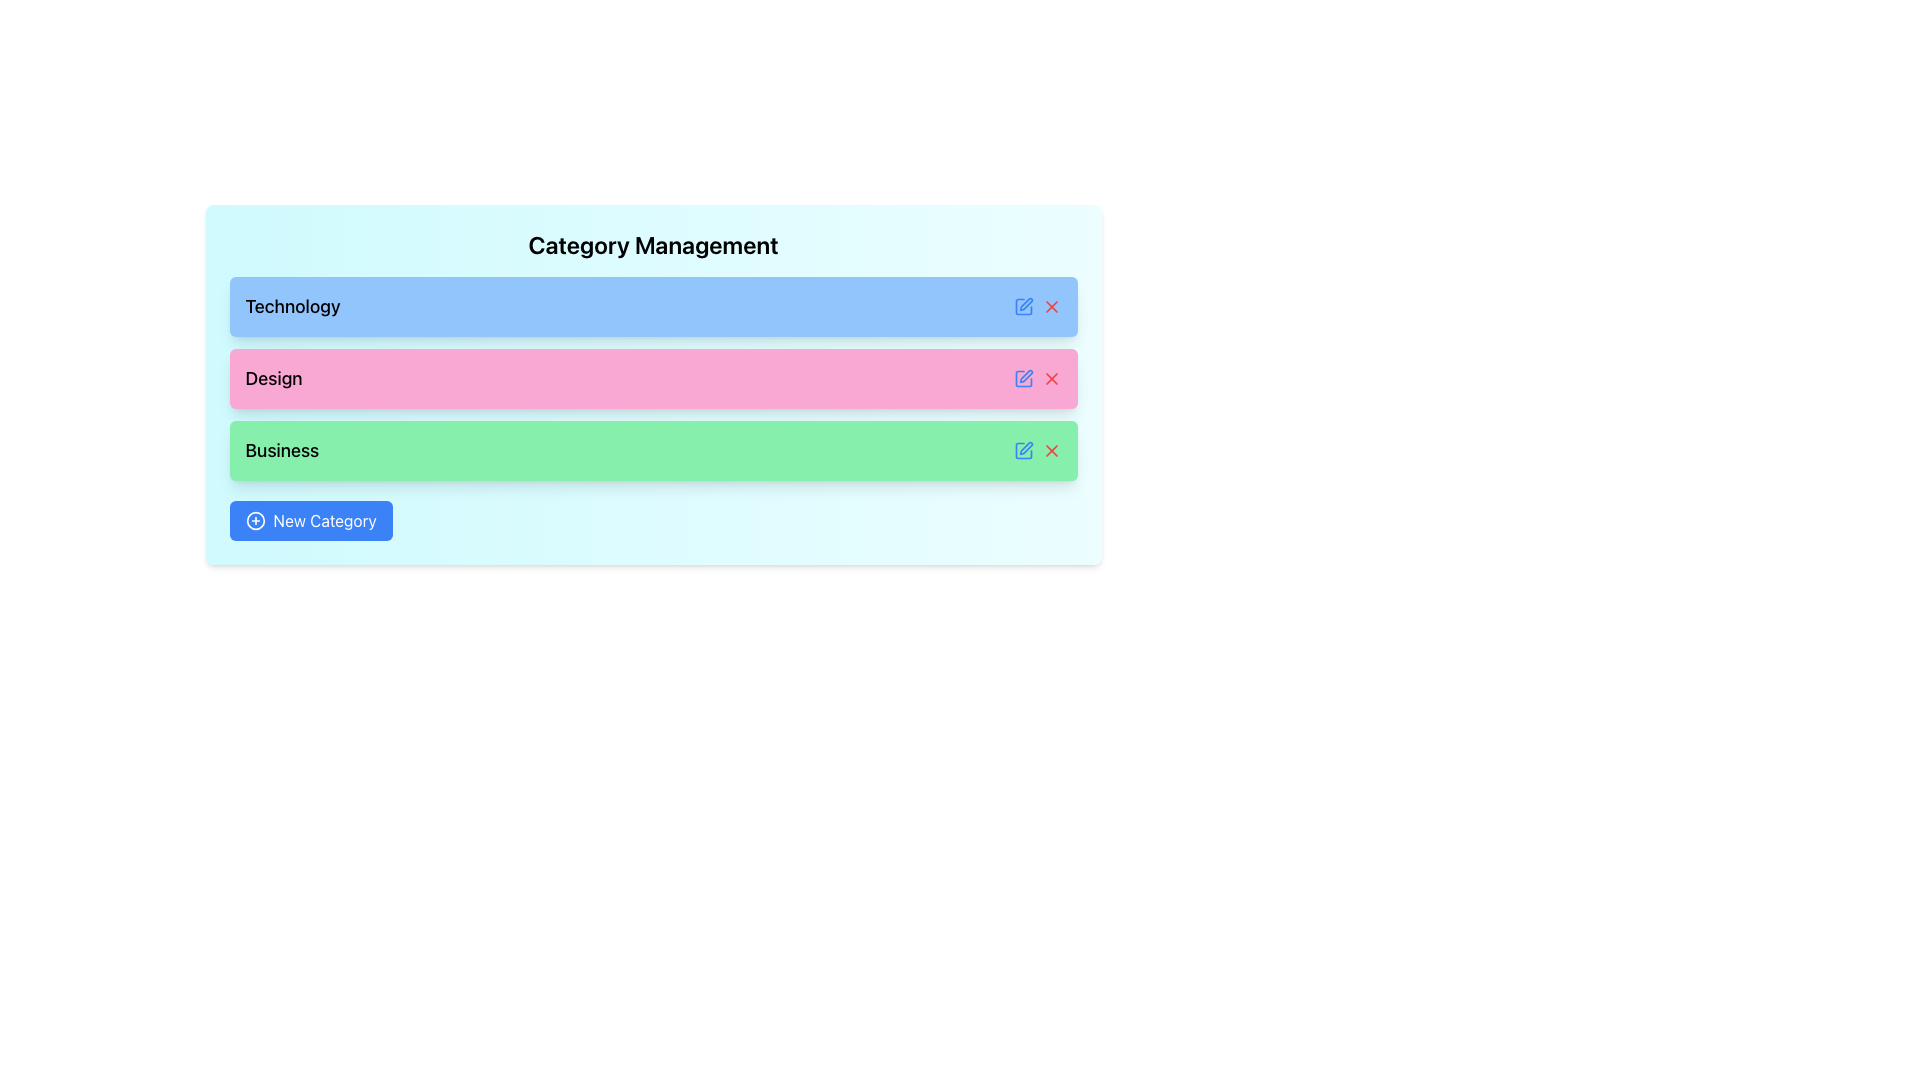  I want to click on the red 'X' icon in the Icon Group (Edit and Delete) located in the top-right corner of the pink bar representing the 'Design' category, so click(1037, 378).